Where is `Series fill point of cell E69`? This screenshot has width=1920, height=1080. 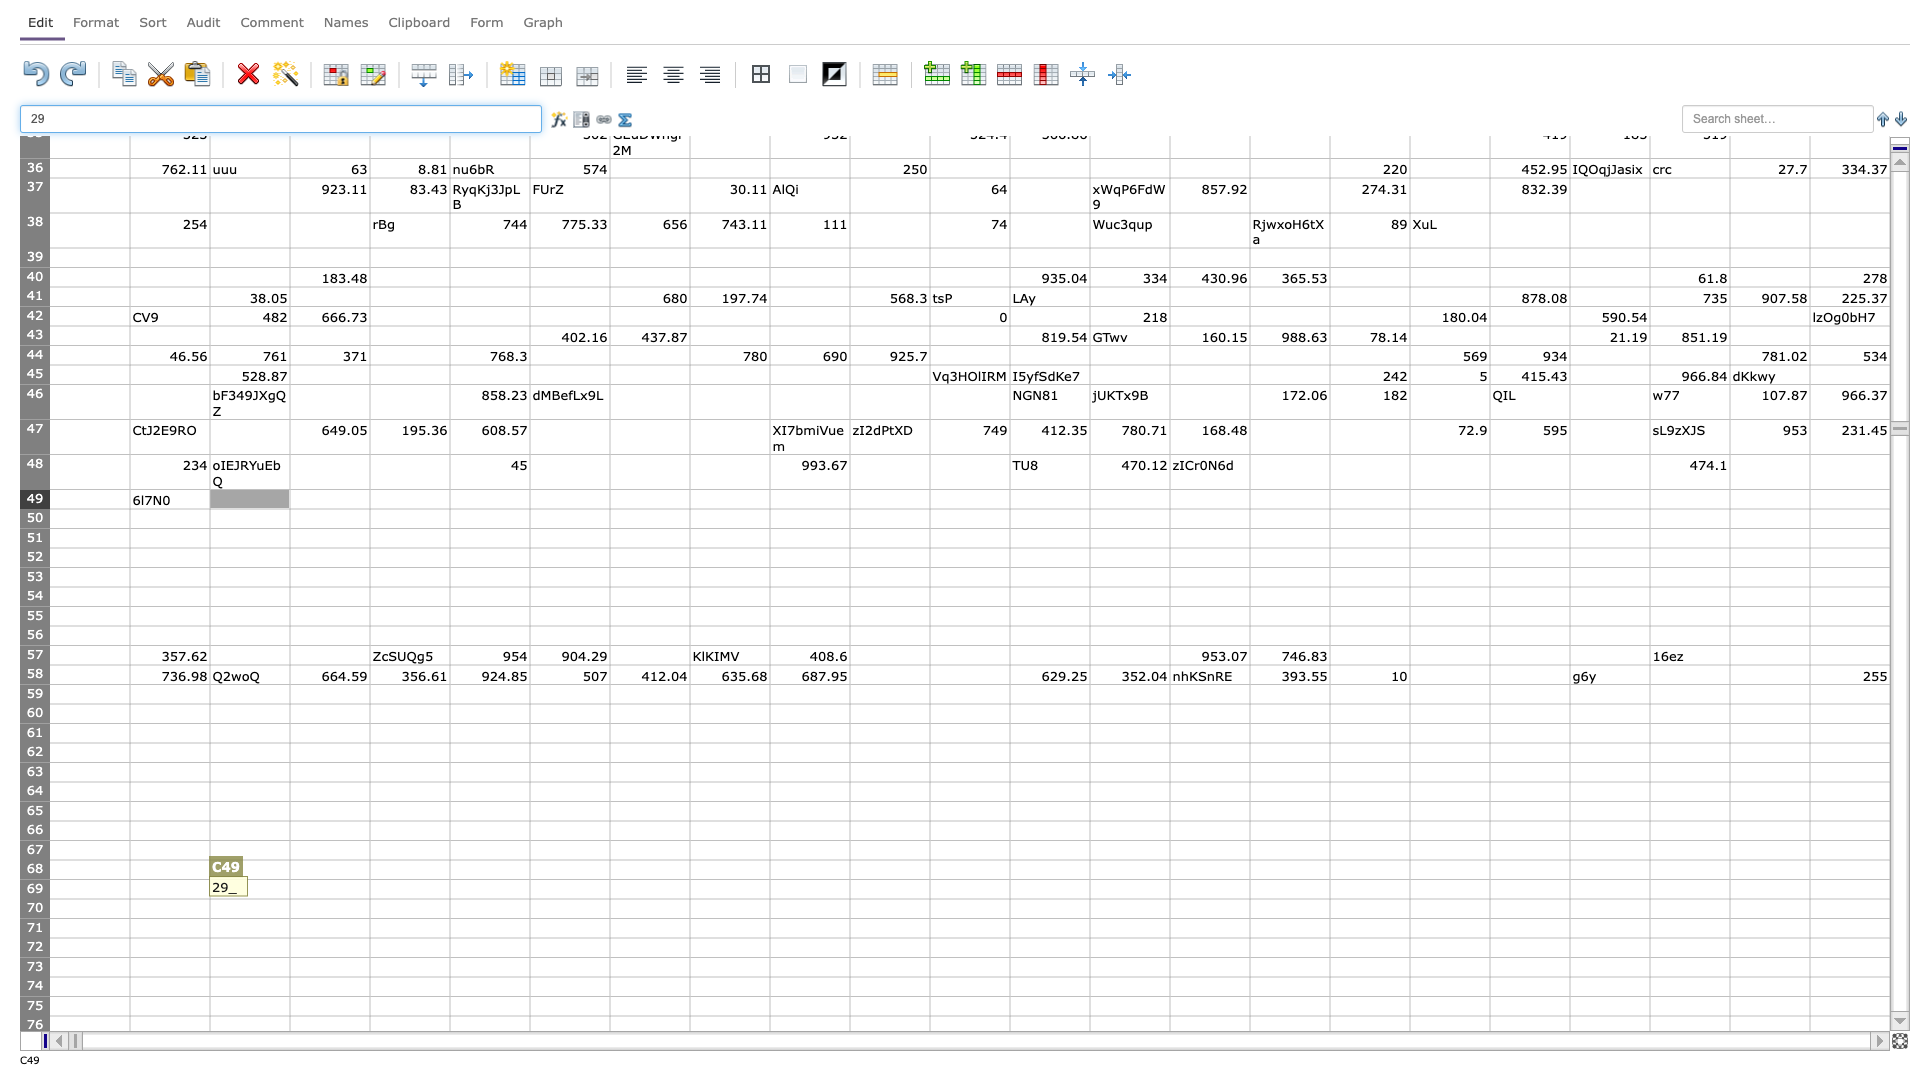
Series fill point of cell E69 is located at coordinates (449, 897).